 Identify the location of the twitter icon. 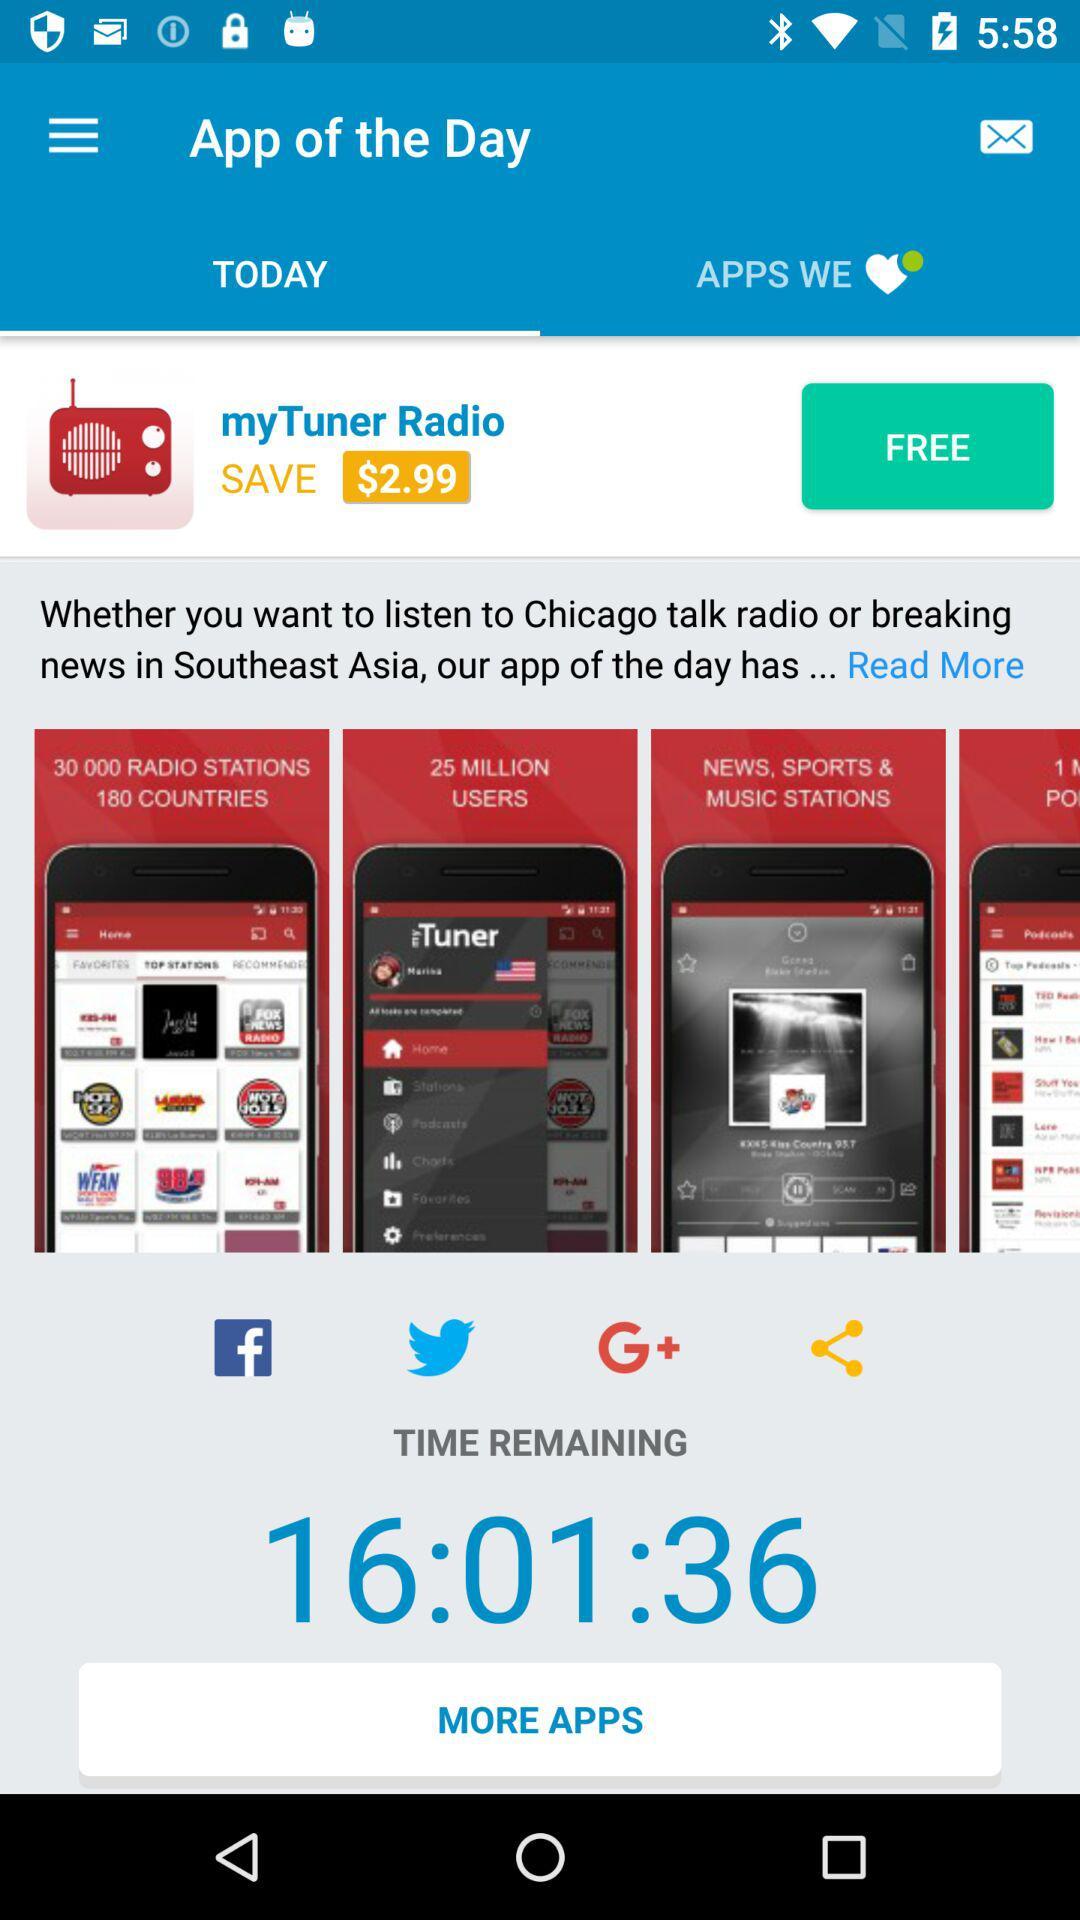
(439, 1347).